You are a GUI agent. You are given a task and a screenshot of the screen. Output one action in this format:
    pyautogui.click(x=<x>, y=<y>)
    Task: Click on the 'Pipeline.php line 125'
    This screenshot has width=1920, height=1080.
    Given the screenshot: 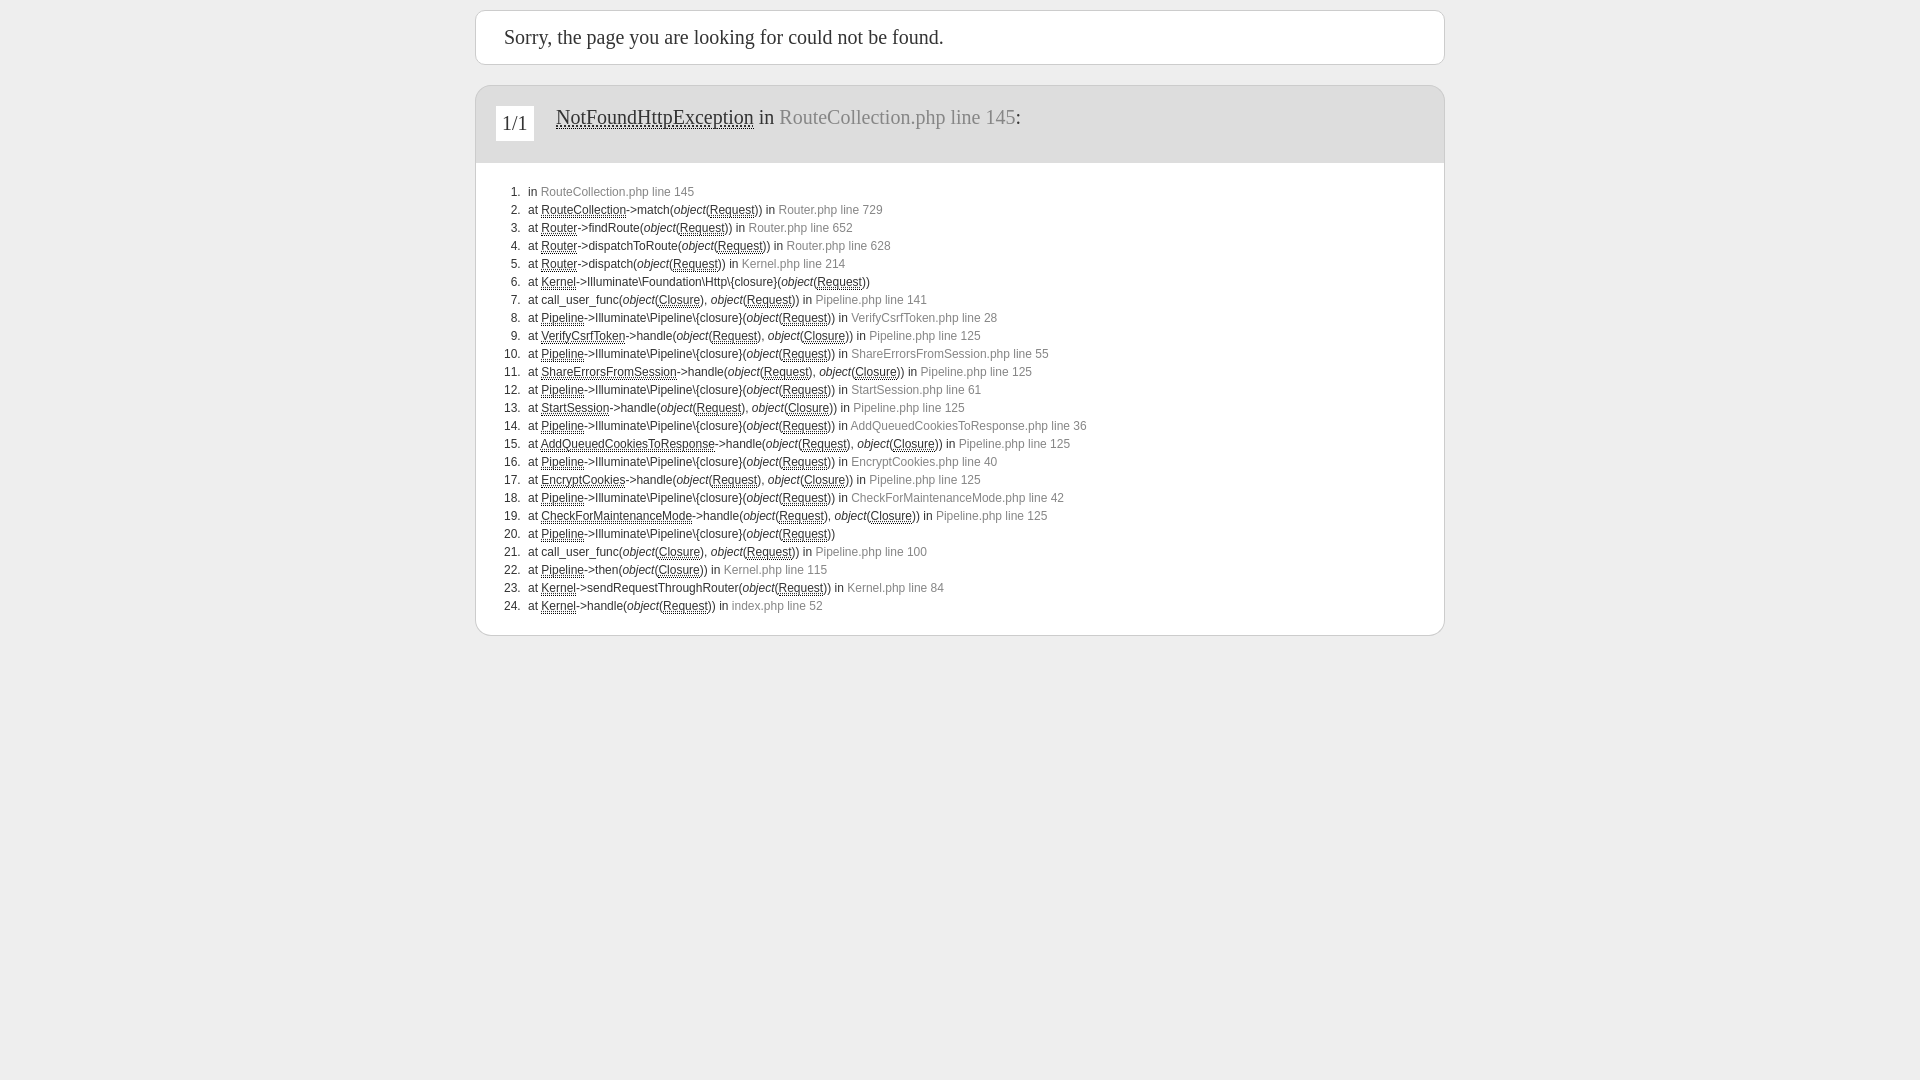 What is the action you would take?
    pyautogui.click(x=935, y=515)
    